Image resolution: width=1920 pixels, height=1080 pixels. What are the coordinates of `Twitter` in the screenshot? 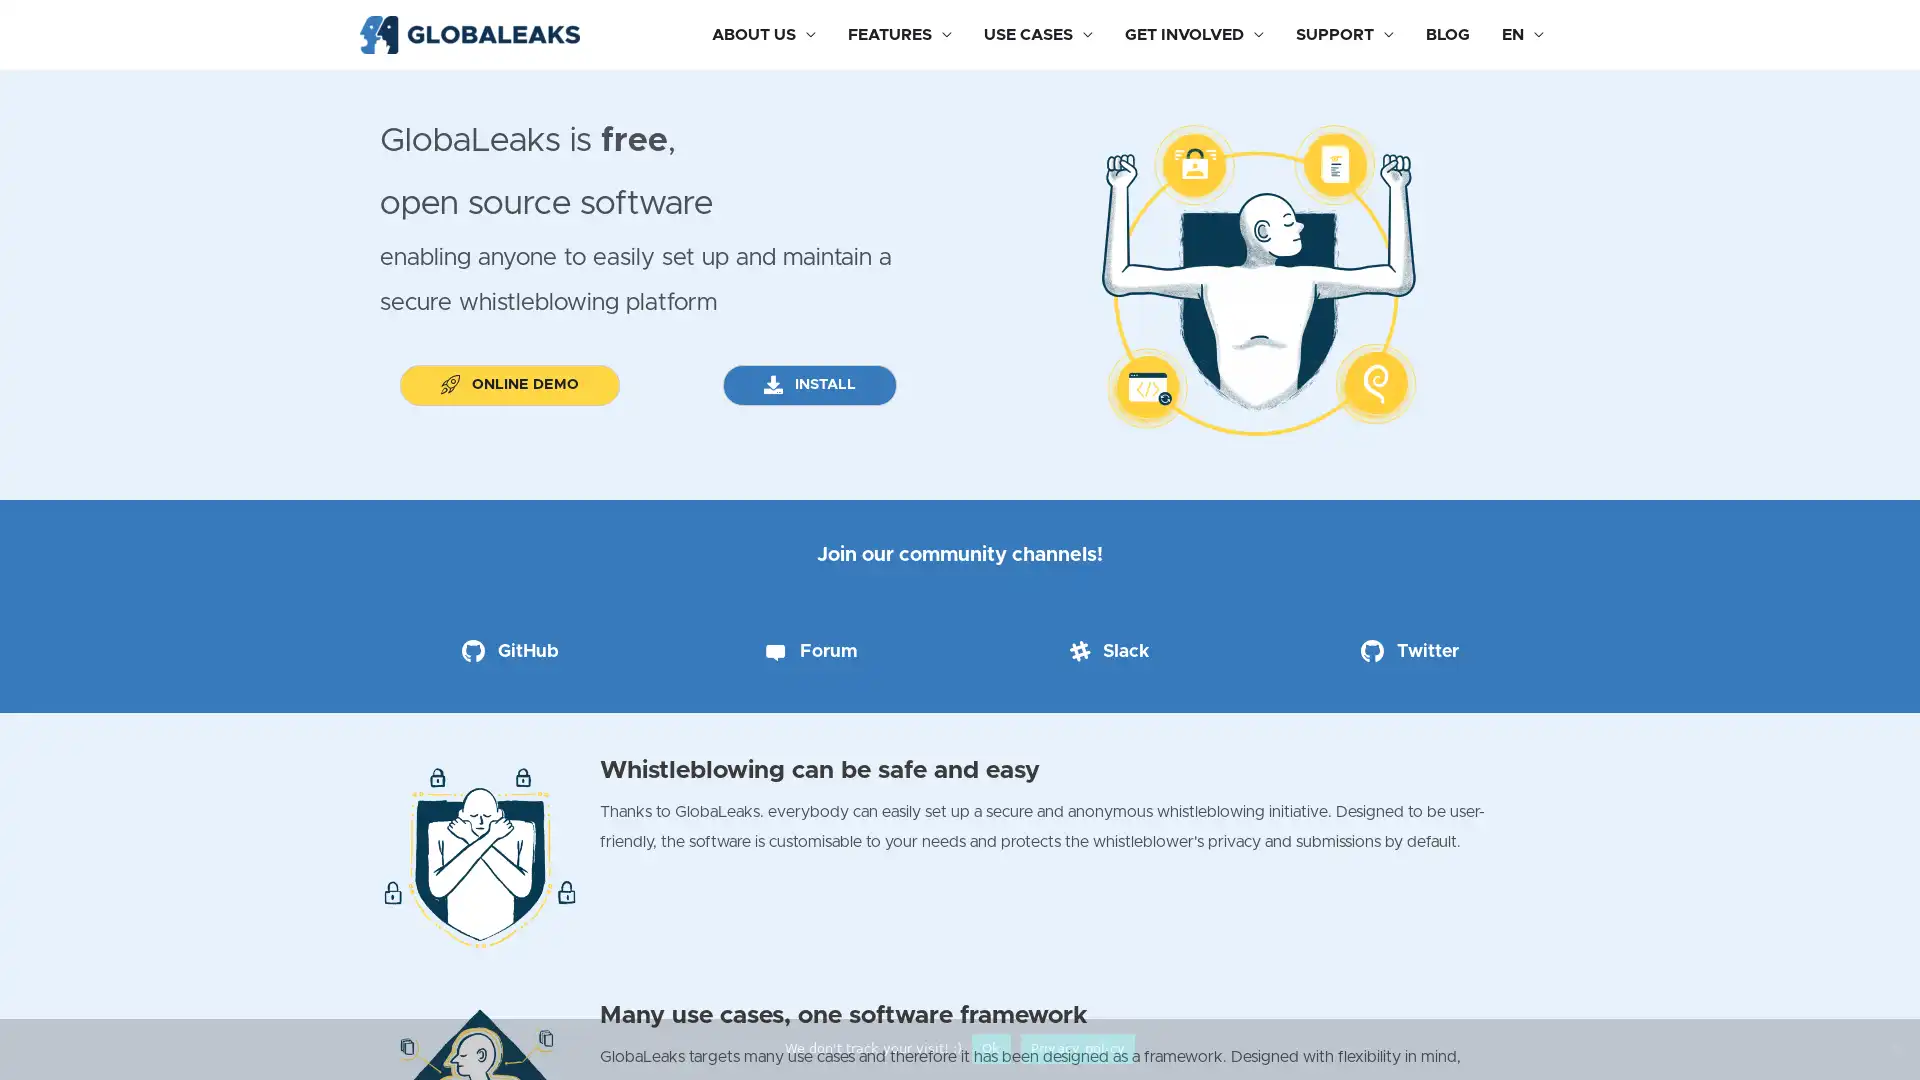 It's located at (1409, 651).